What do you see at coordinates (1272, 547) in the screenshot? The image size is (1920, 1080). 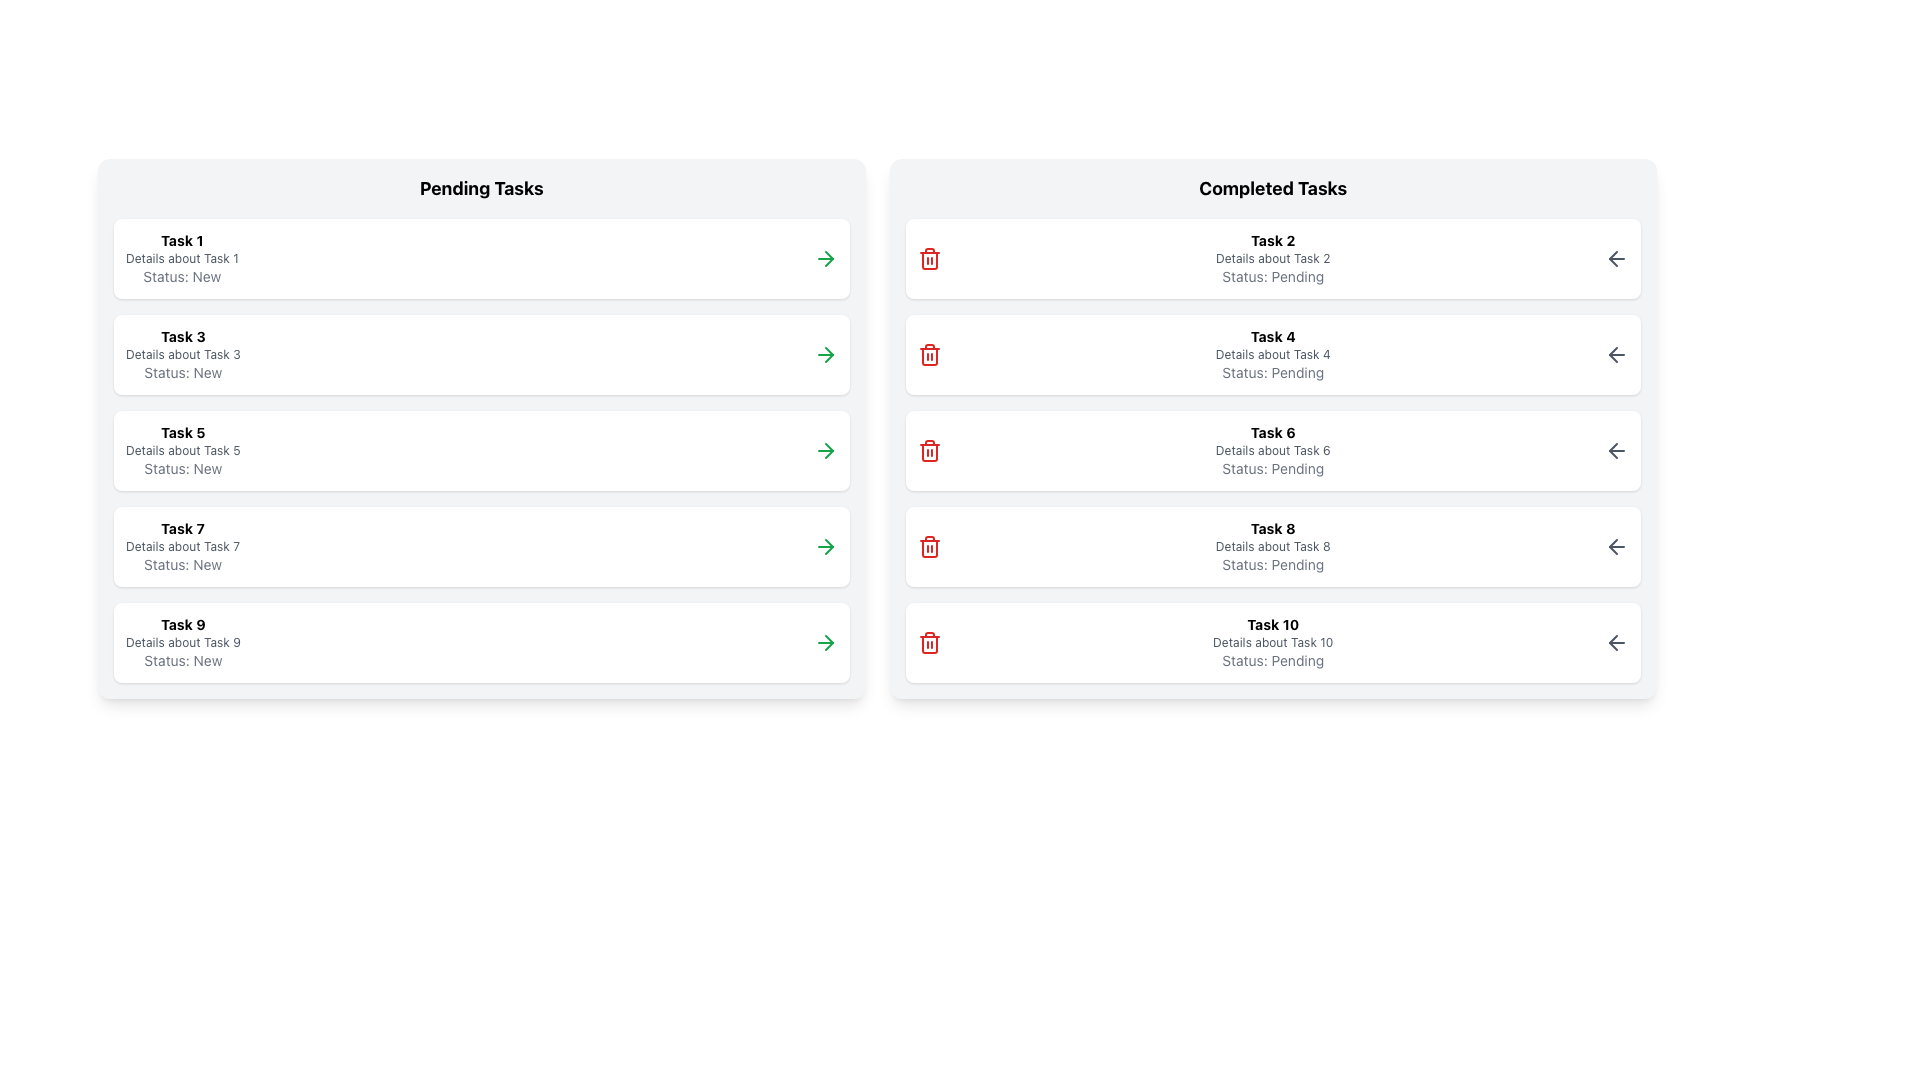 I see `text content of the text block displaying task details, which includes 'Task 8', 'Details about Task 8', and 'Status: Pending', located in the fourth item of the 'Completed Tasks' column` at bounding box center [1272, 547].